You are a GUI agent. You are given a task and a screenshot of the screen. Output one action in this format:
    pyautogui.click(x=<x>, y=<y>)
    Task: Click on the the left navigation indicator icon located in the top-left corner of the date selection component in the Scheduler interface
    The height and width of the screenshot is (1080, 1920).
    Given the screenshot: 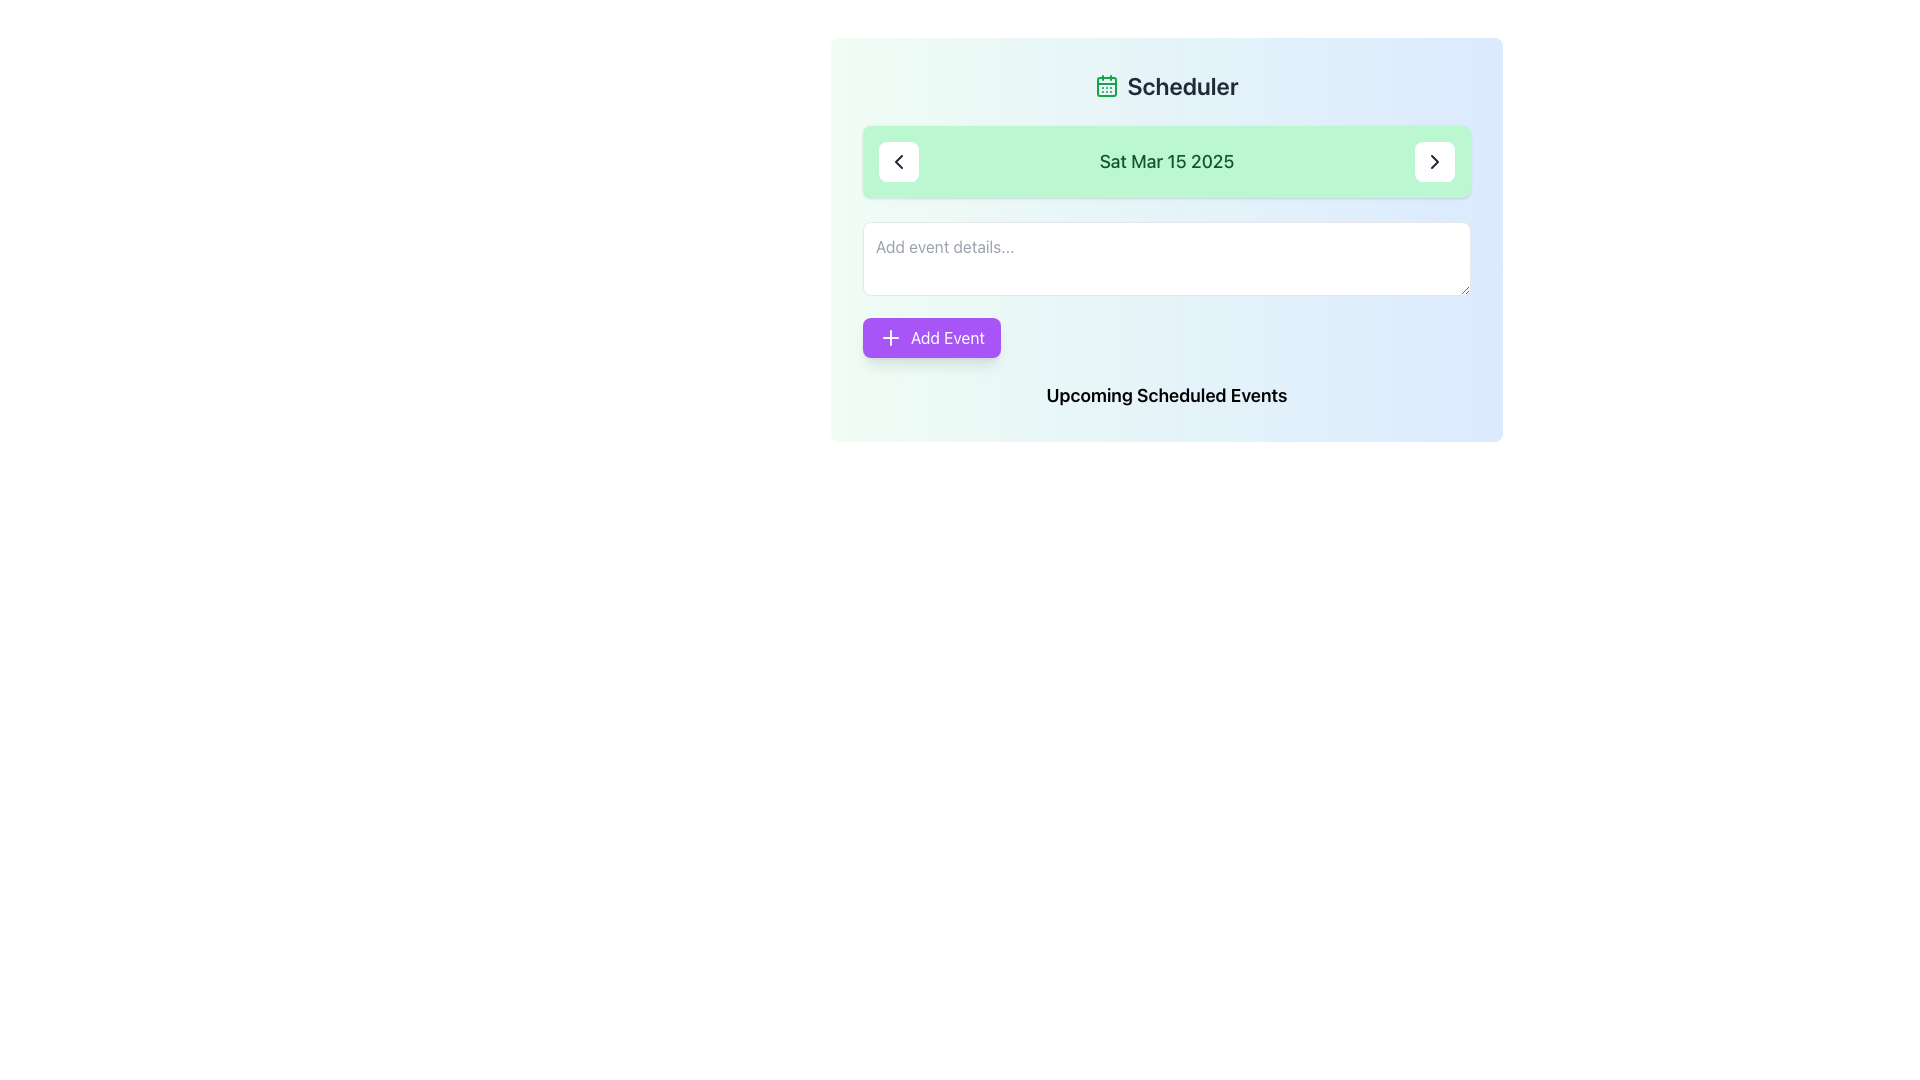 What is the action you would take?
    pyautogui.click(x=897, y=161)
    